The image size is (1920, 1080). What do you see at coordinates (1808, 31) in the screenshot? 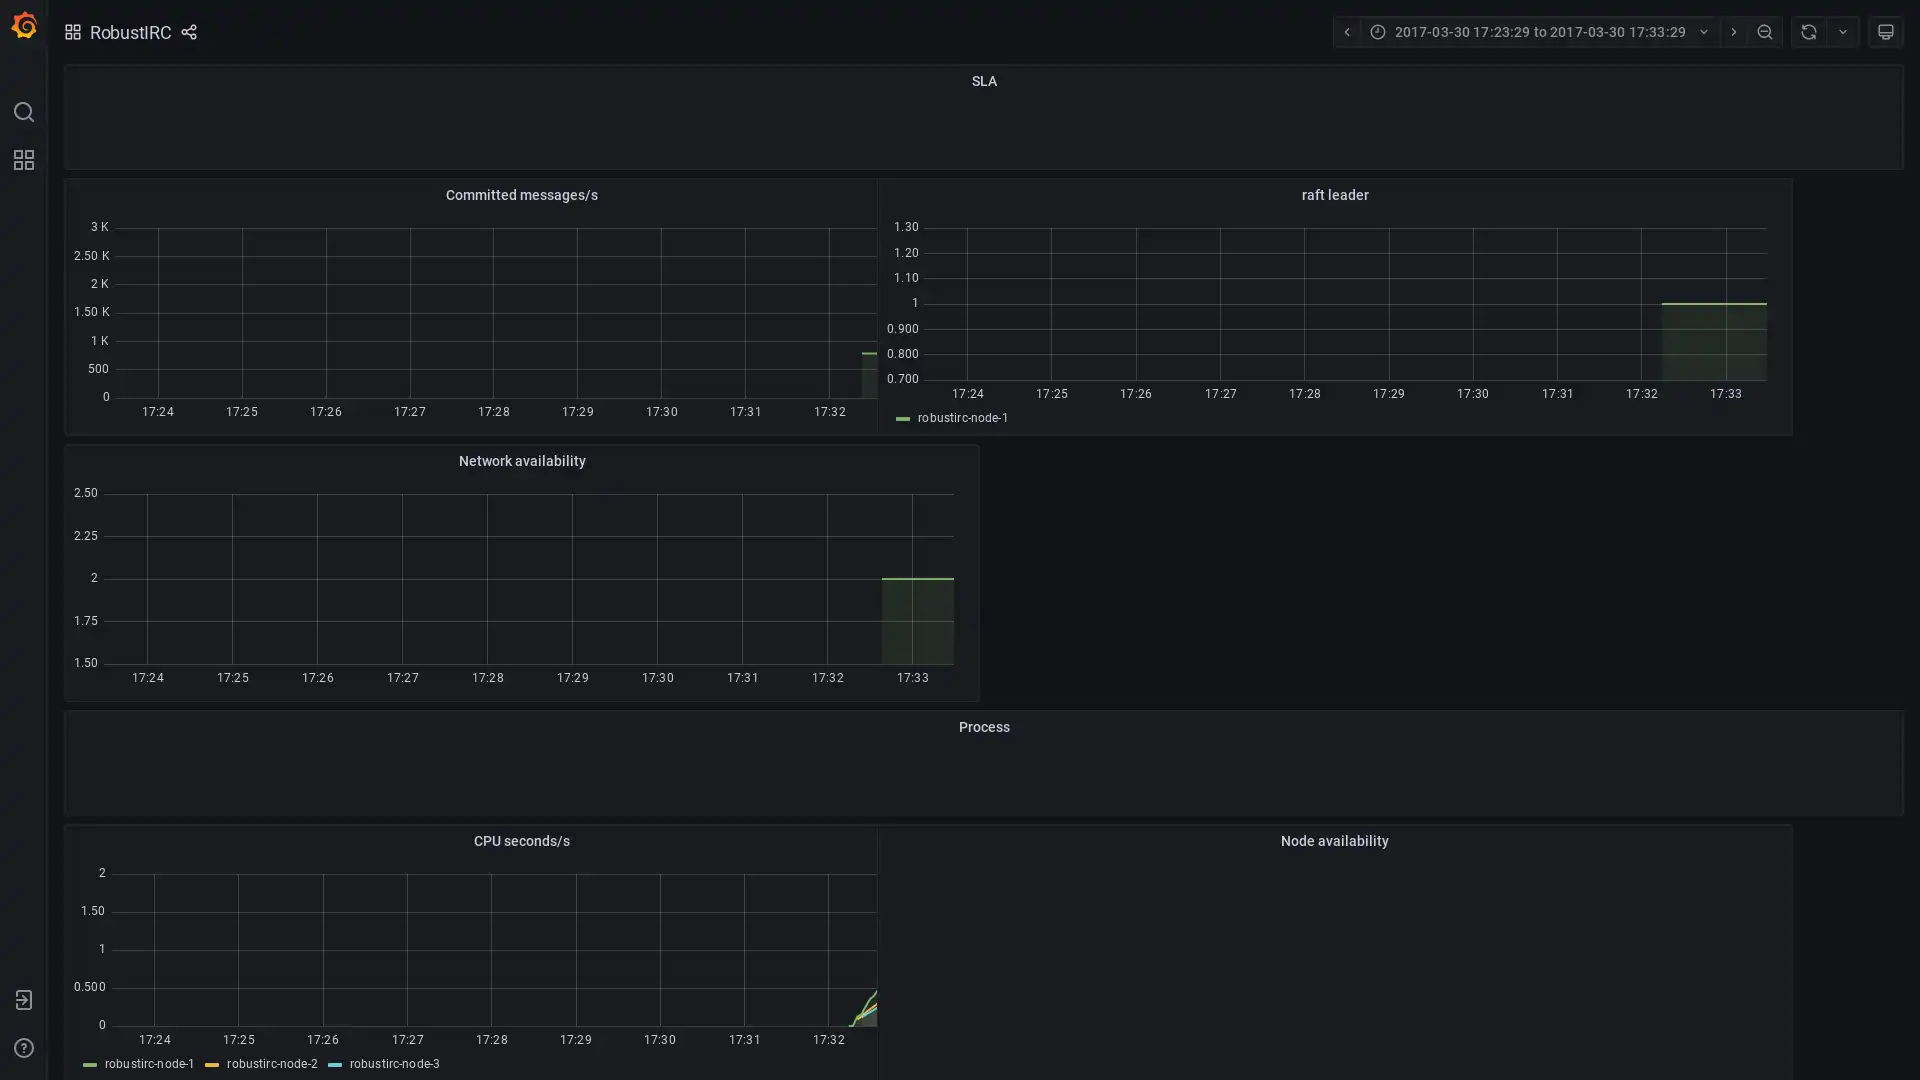
I see `Refresh dashboard` at bounding box center [1808, 31].